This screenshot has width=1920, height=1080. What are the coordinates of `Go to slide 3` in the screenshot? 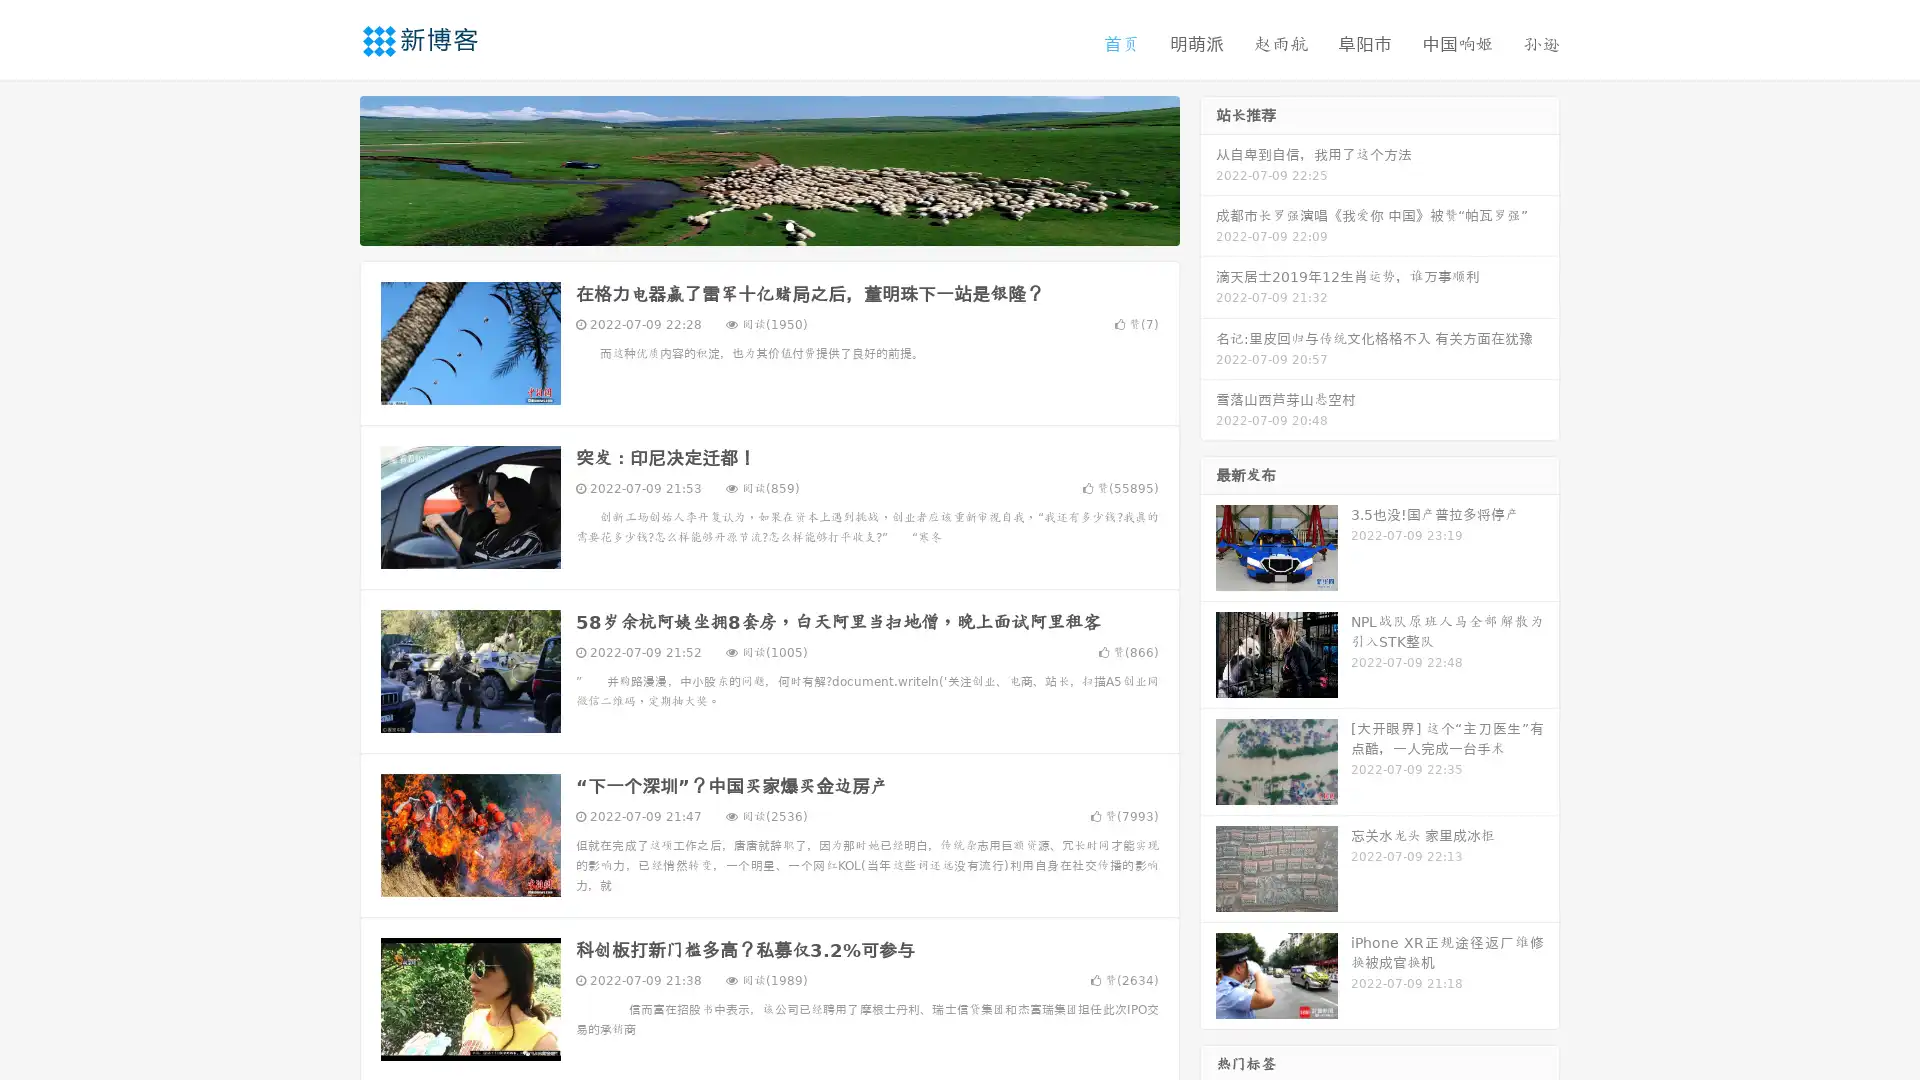 It's located at (789, 225).